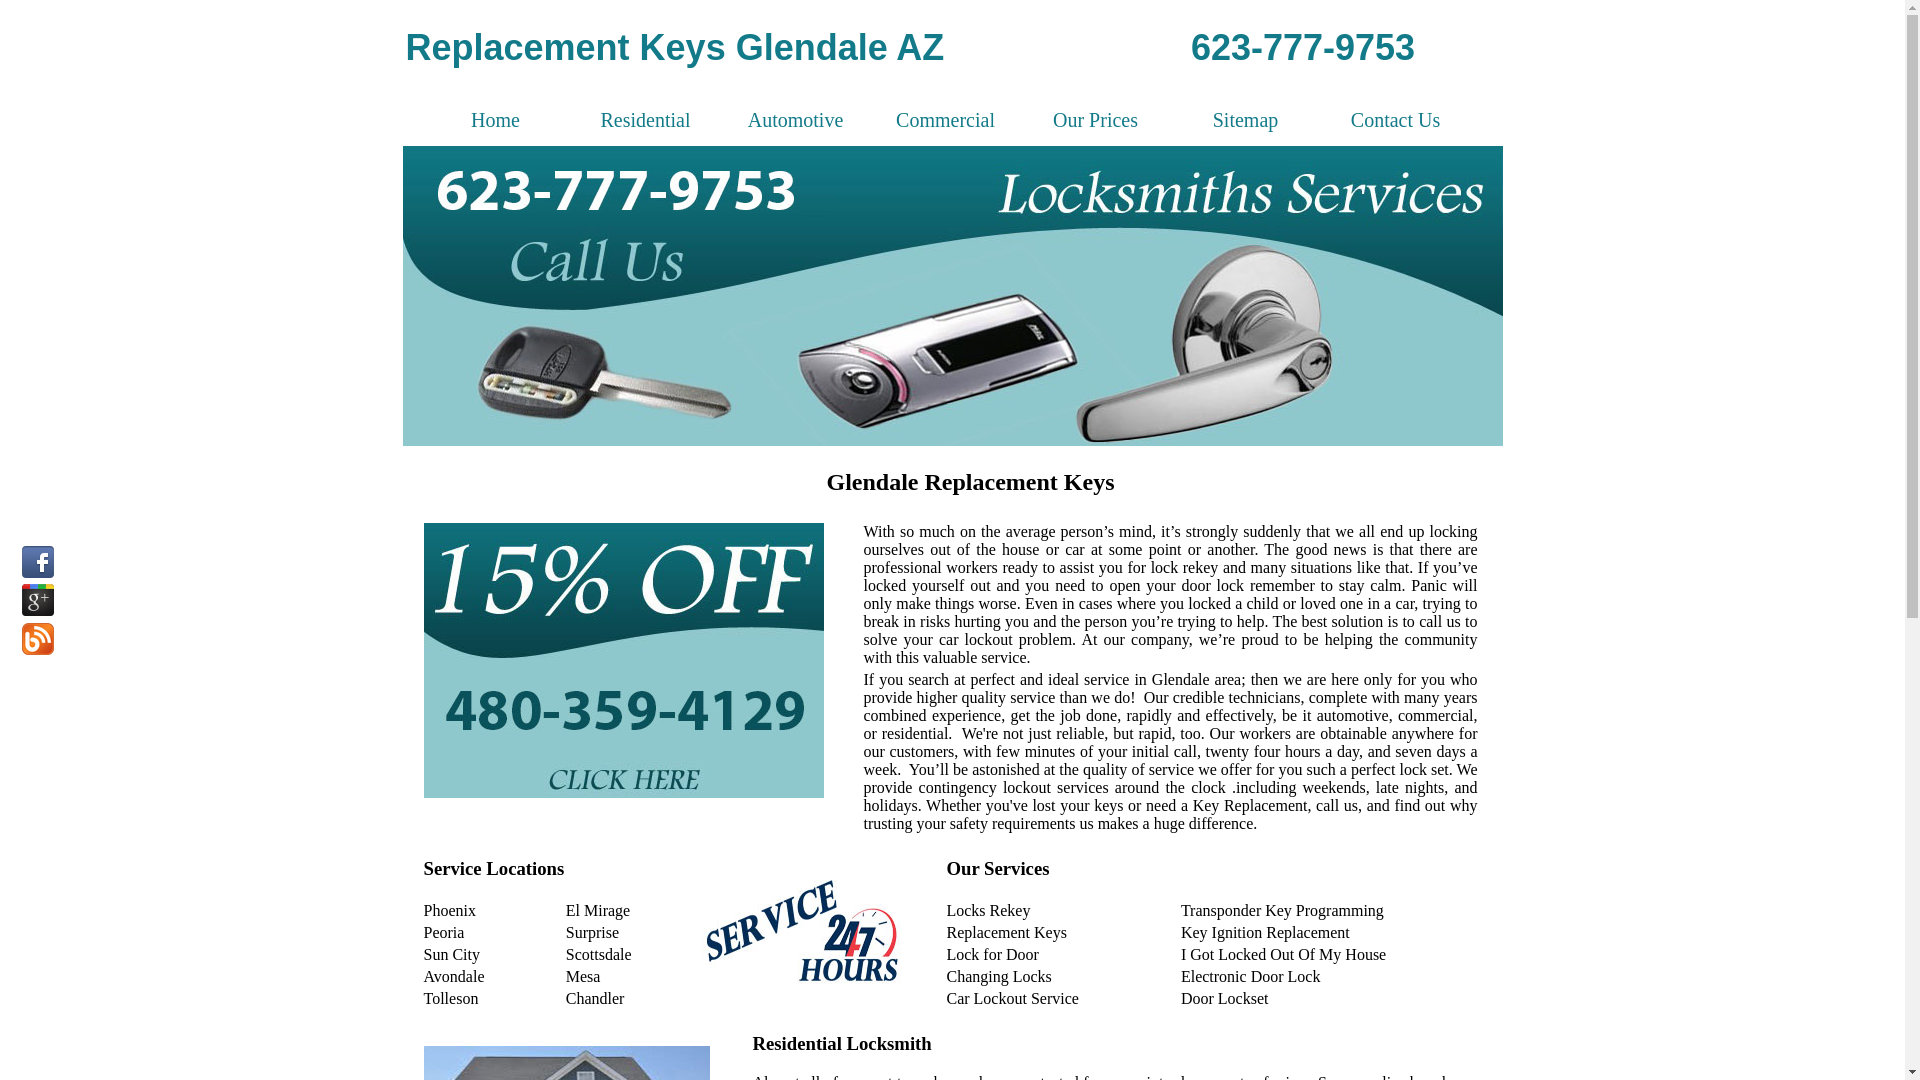  Describe the element at coordinates (1012, 998) in the screenshot. I see `'Car Lockout Service'` at that location.